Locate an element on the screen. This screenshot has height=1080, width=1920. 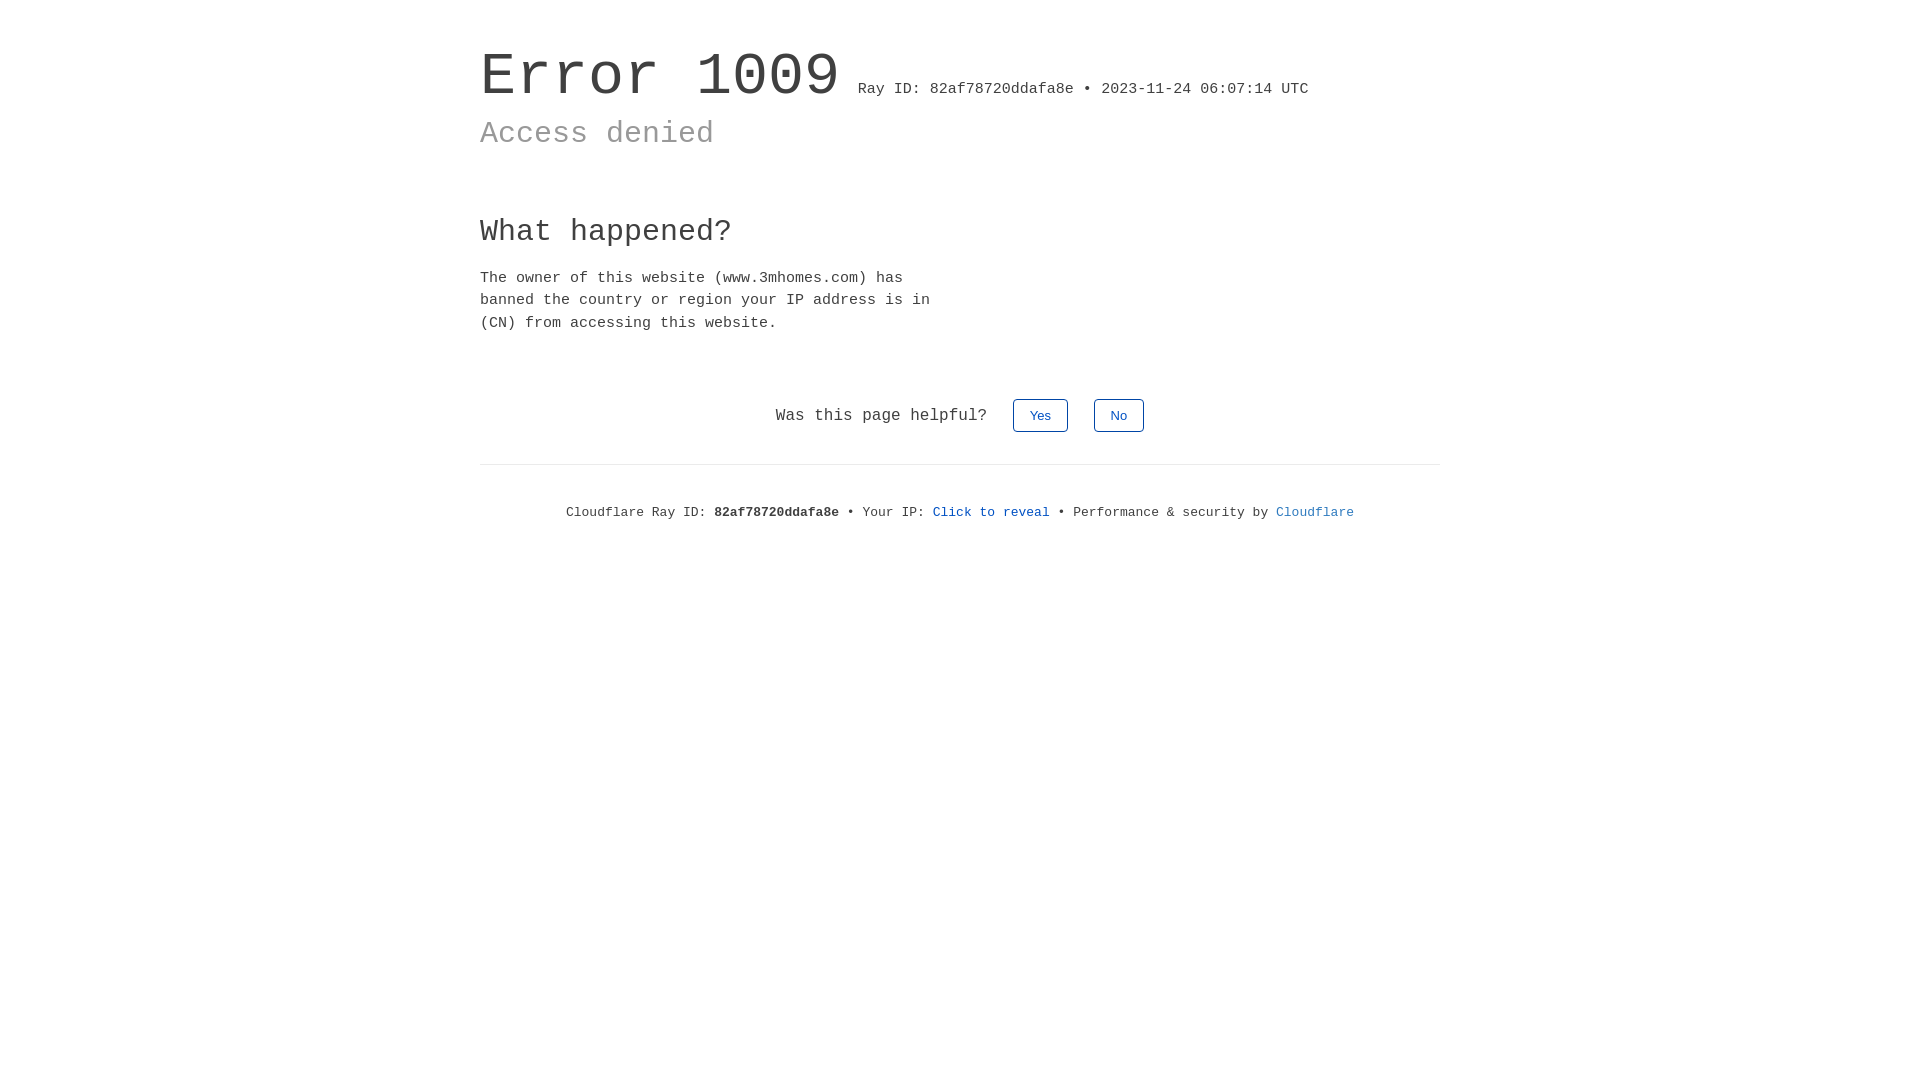
'Click to reveal' is located at coordinates (931, 511).